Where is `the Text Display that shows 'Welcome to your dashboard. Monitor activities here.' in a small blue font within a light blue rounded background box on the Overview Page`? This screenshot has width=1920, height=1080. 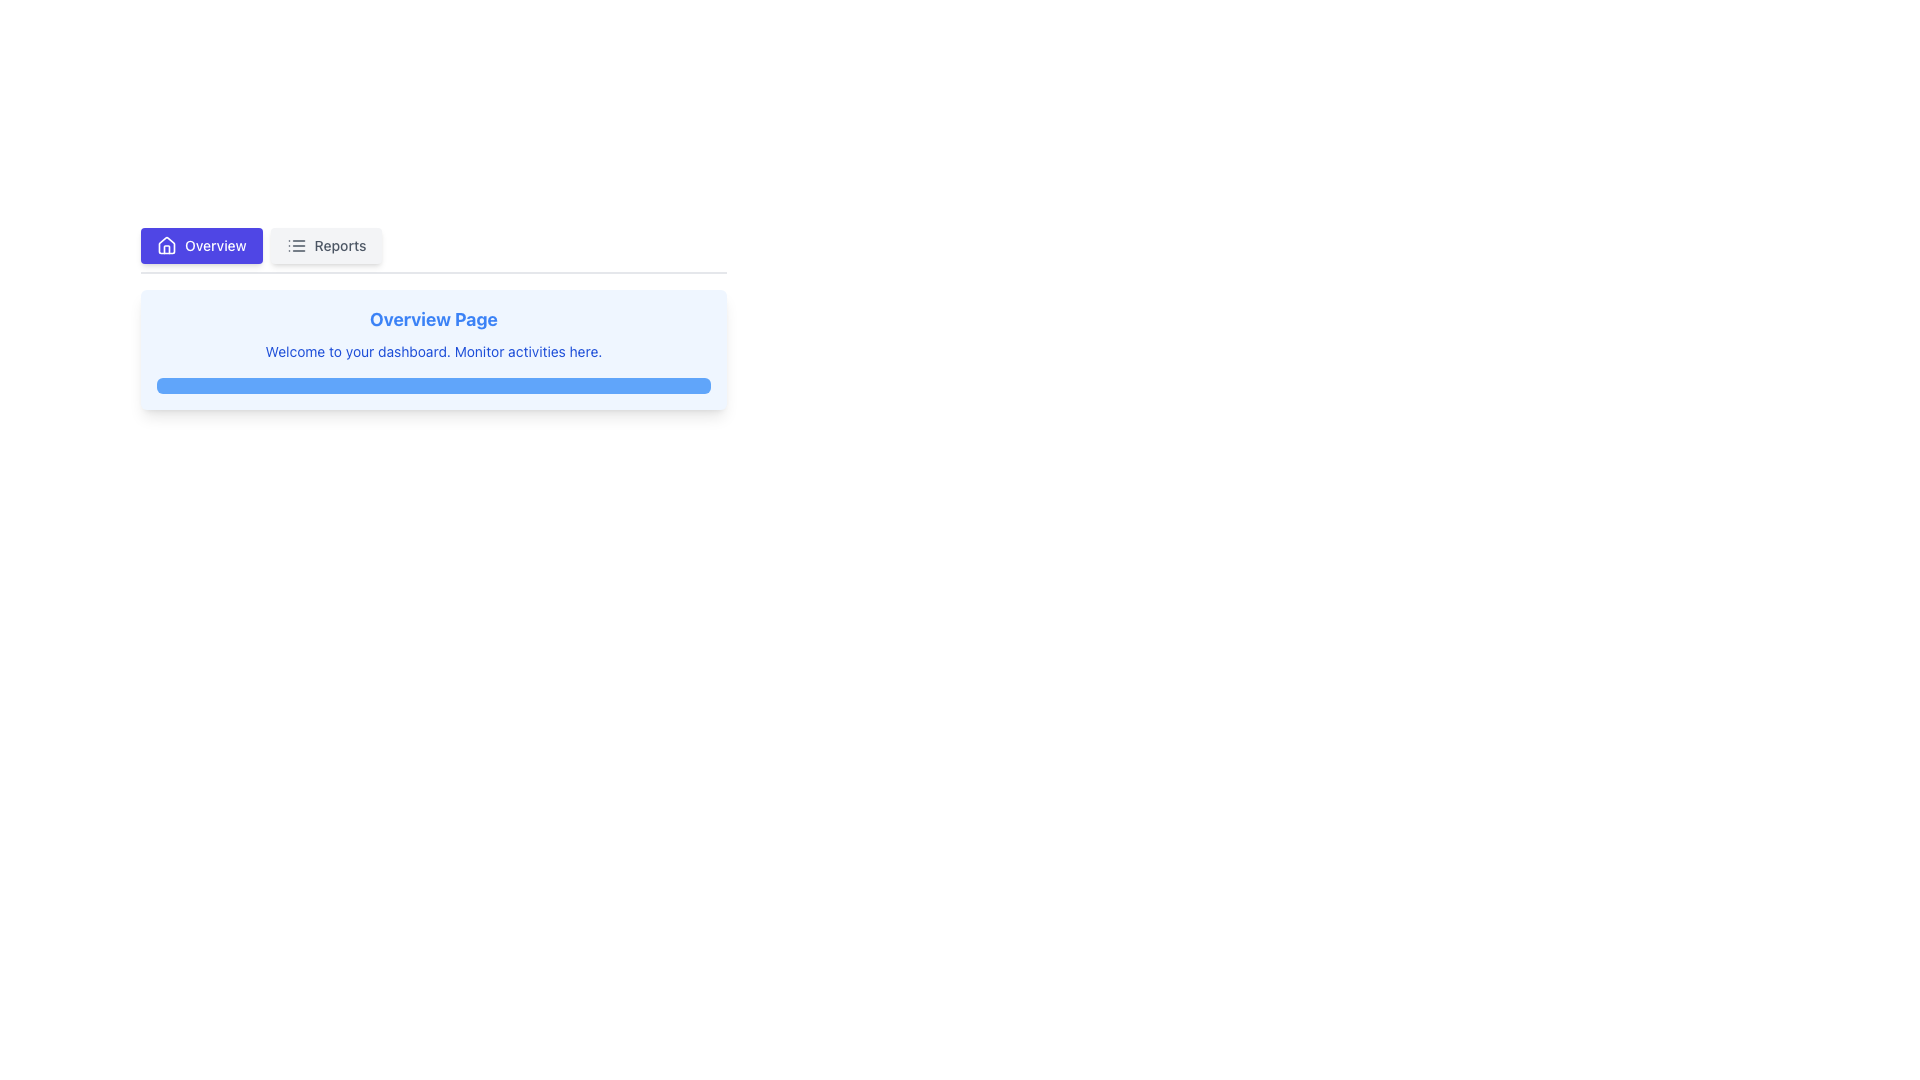
the Text Display that shows 'Welcome to your dashboard. Monitor activities here.' in a small blue font within a light blue rounded background box on the Overview Page is located at coordinates (432, 350).